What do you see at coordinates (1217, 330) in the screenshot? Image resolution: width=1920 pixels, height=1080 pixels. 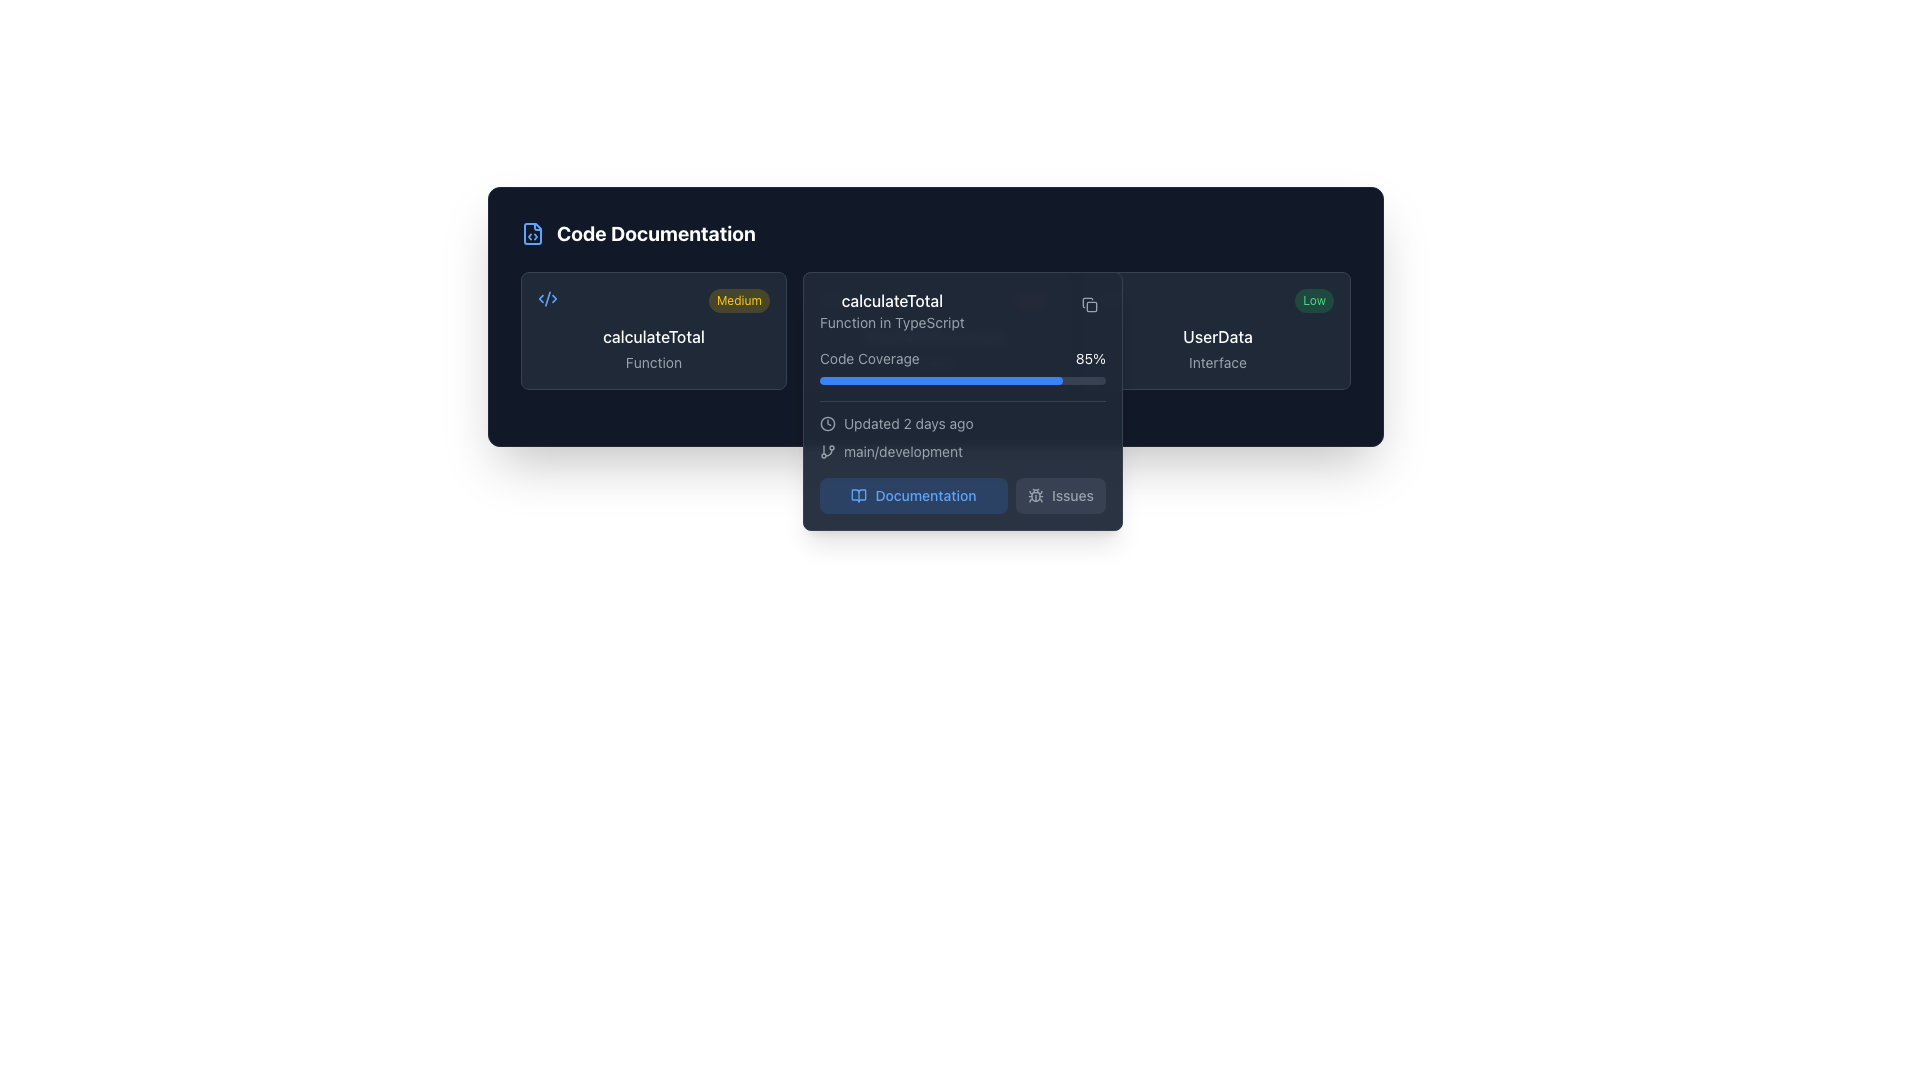 I see `the 'UserData' Information card located in the rightmost column of the grid` at bounding box center [1217, 330].